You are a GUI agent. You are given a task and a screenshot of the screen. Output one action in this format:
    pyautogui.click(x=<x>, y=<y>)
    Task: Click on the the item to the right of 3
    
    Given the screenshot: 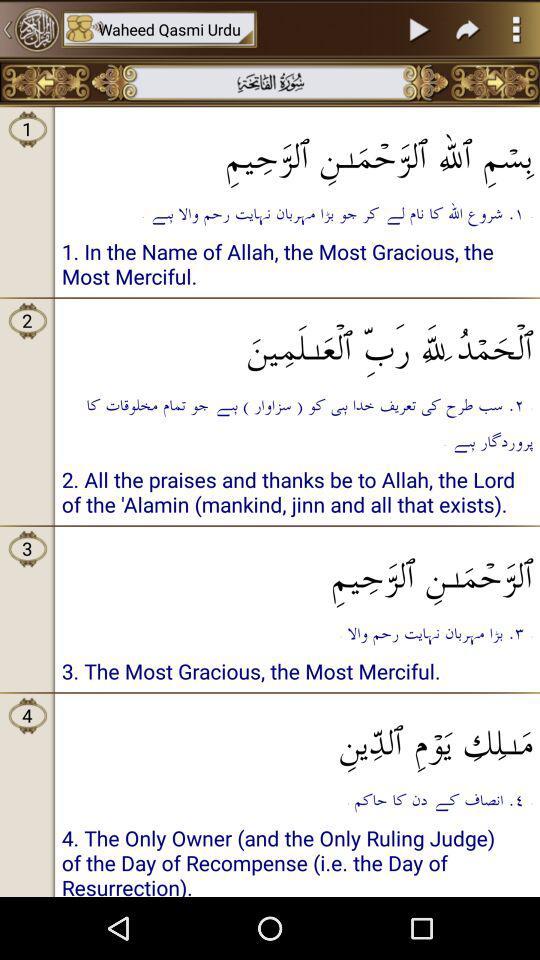 What is the action you would take?
    pyautogui.click(x=296, y=570)
    